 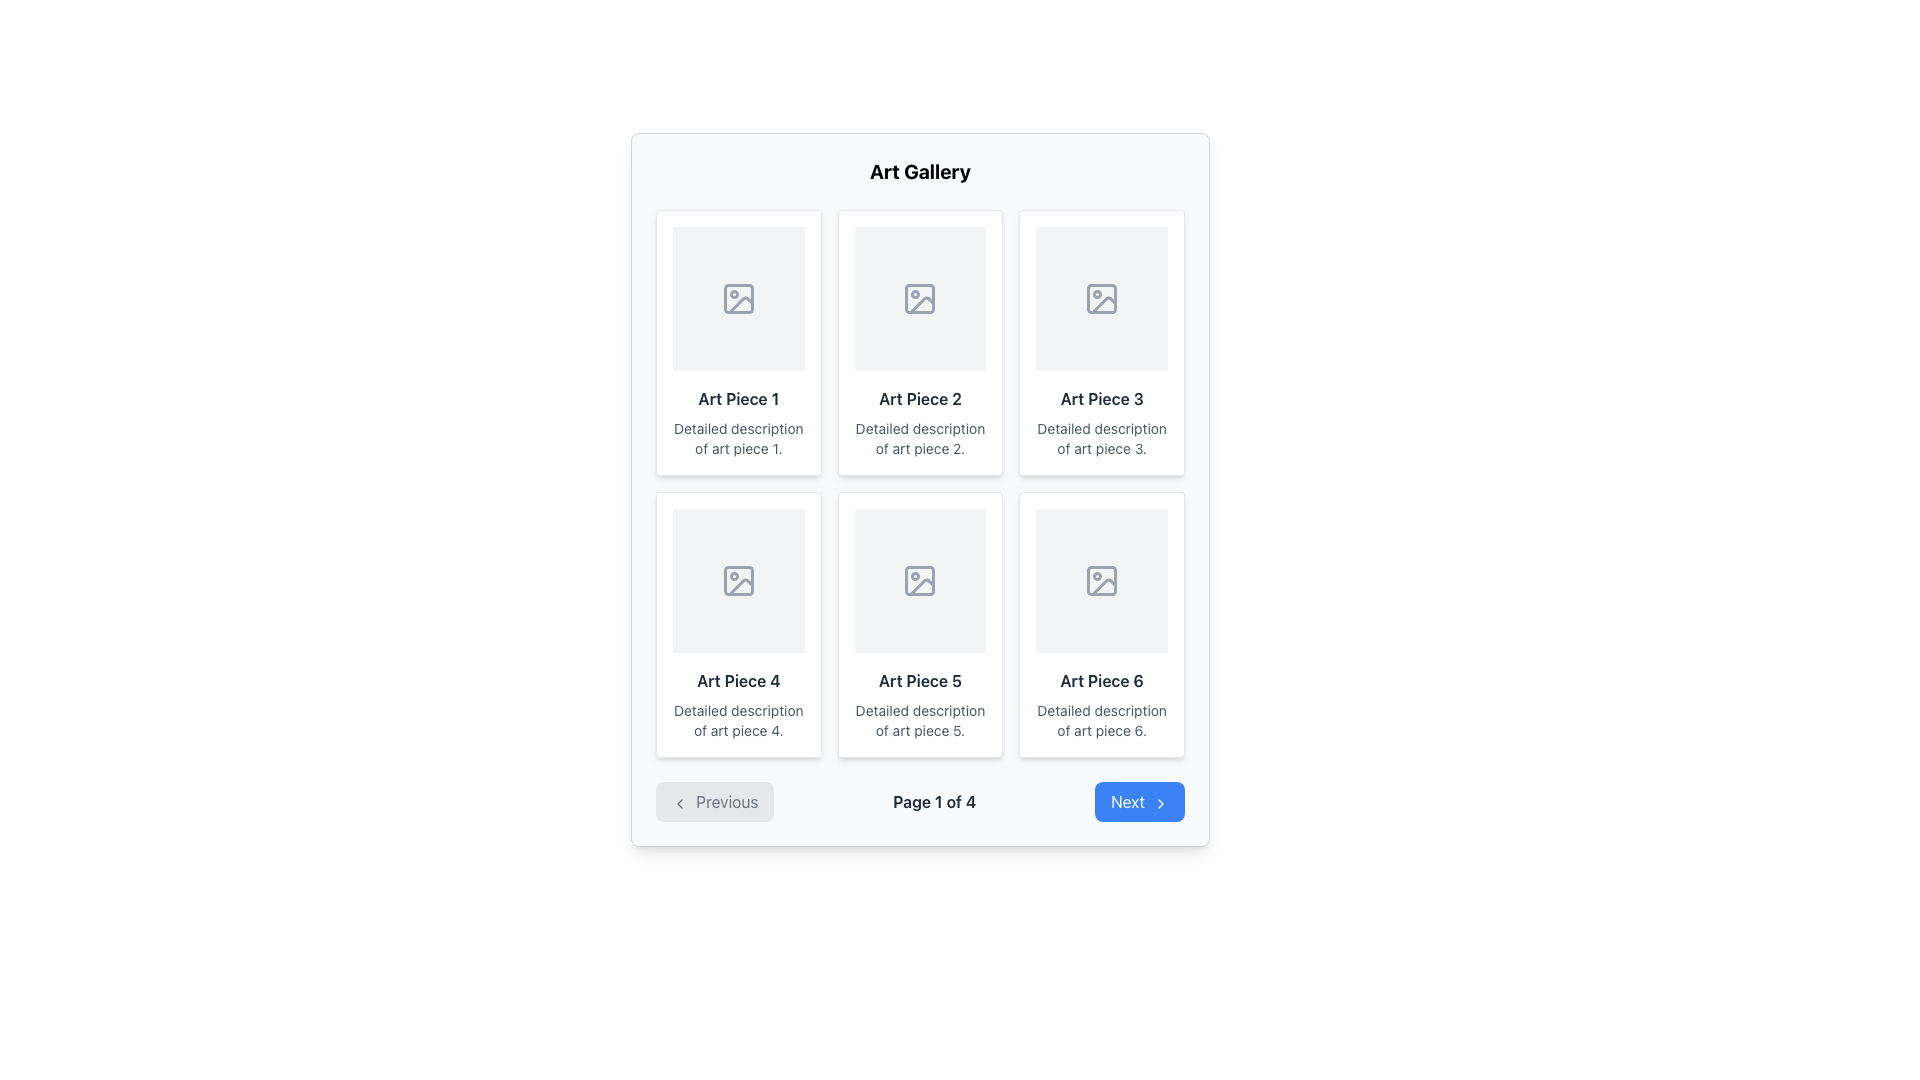 What do you see at coordinates (1101, 299) in the screenshot?
I see `the small rectangle inside the image icon located above the label 'Art Piece 3' in the third position of the first row in the grid layout` at bounding box center [1101, 299].